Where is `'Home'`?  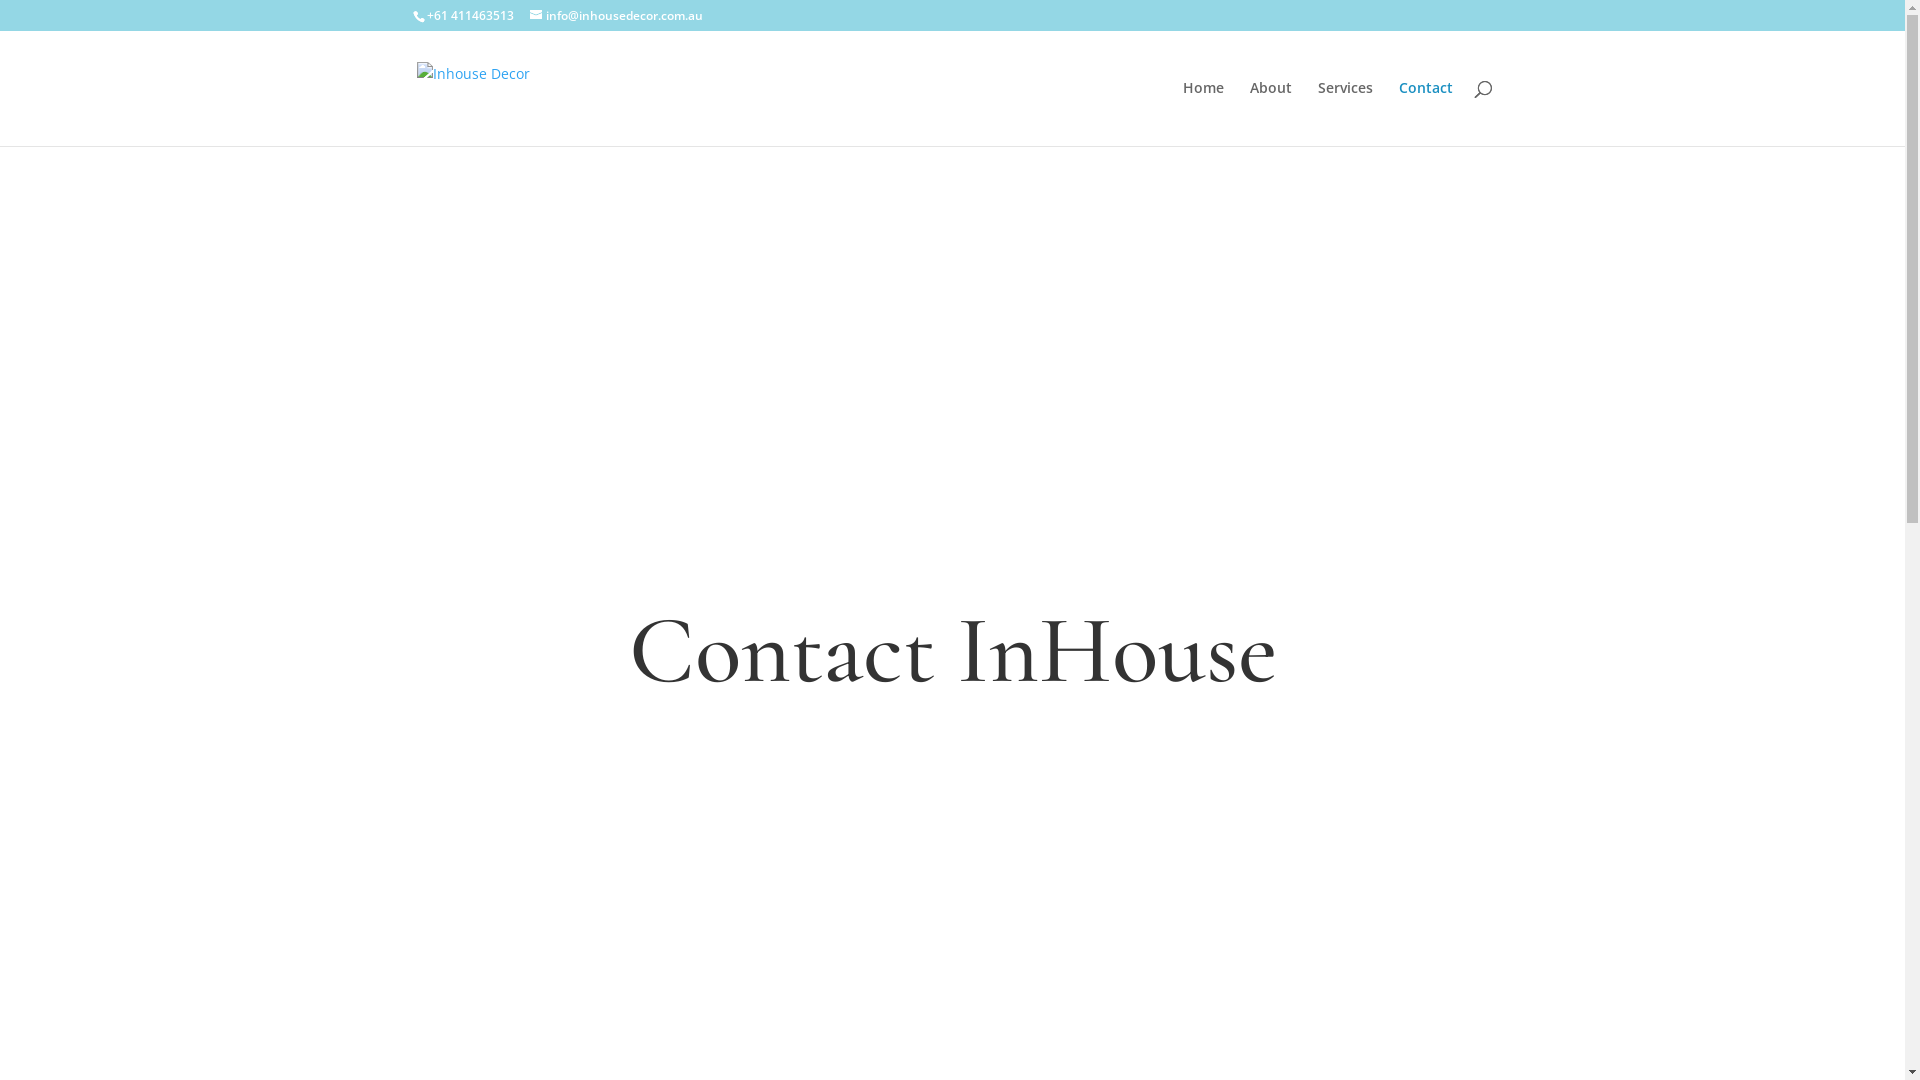 'Home' is located at coordinates (1201, 113).